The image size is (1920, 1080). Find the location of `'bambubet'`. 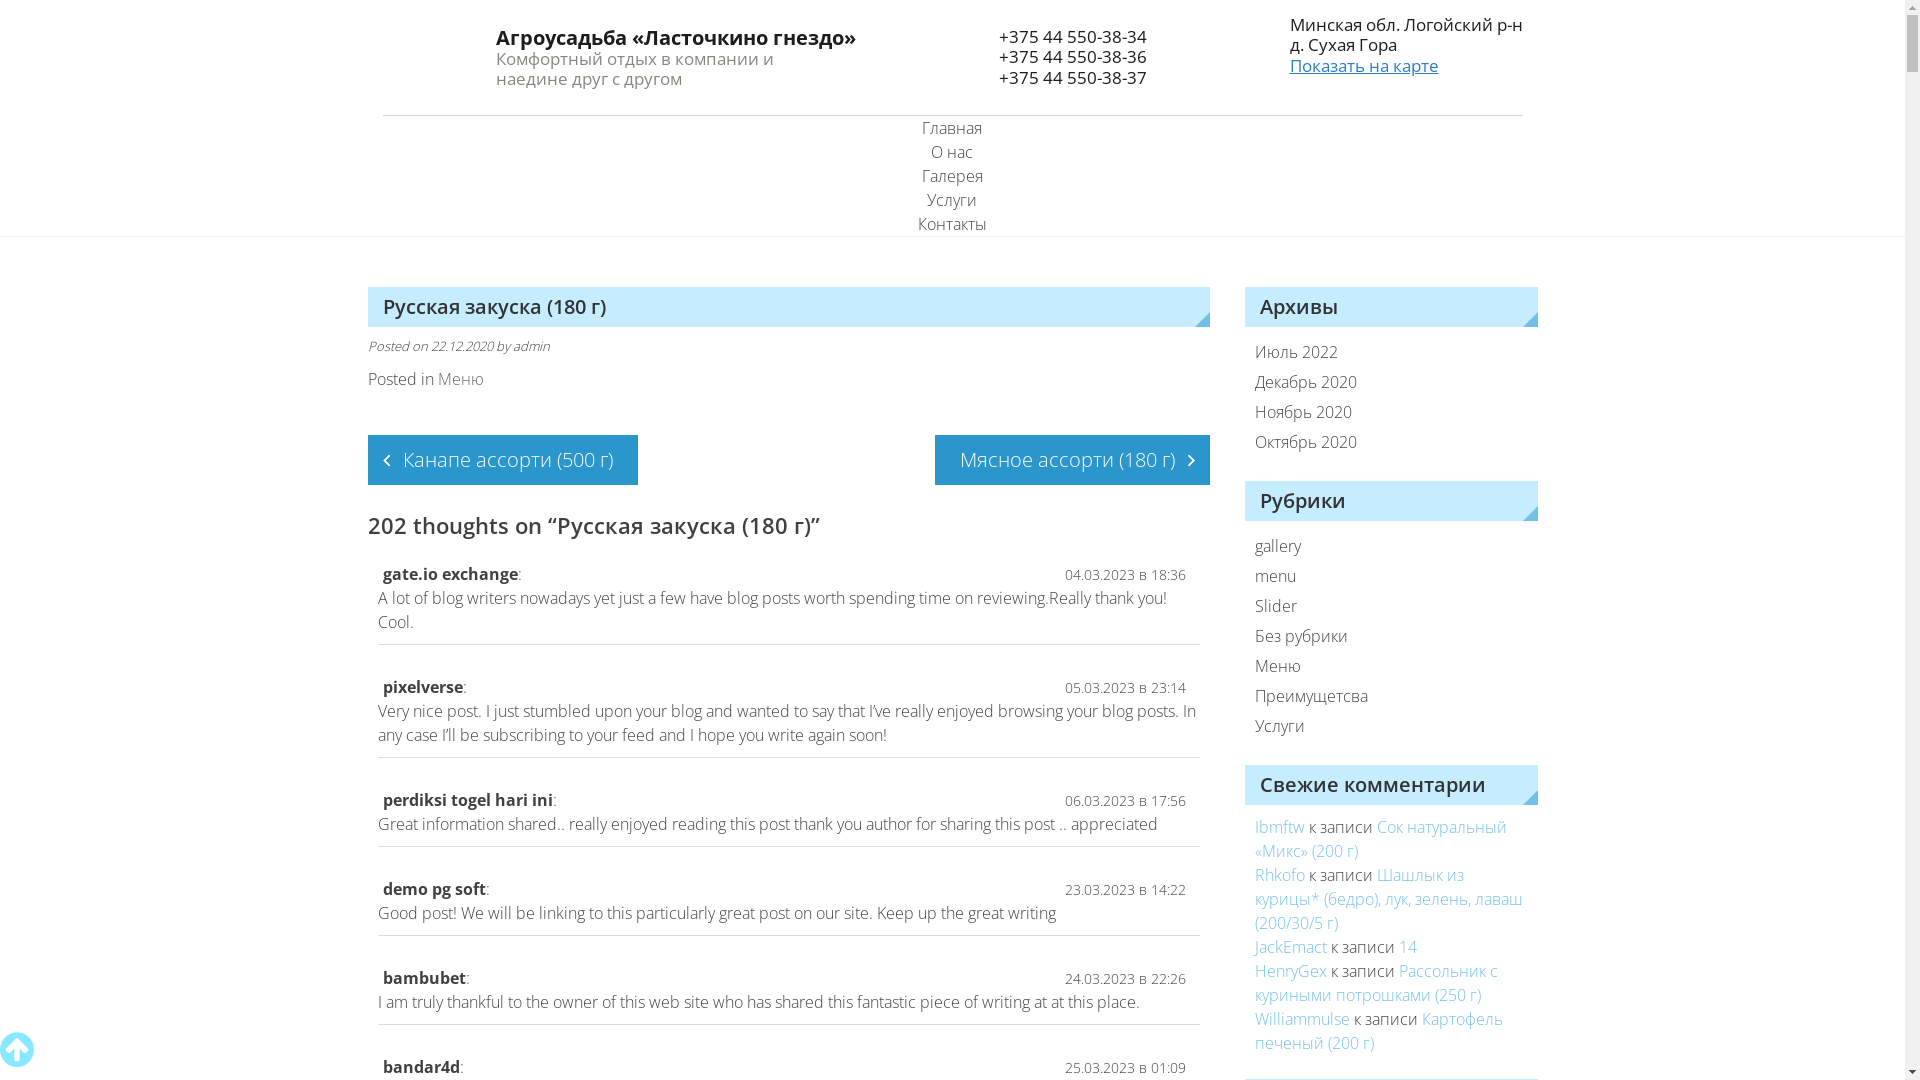

'bambubet' is located at coordinates (422, 977).